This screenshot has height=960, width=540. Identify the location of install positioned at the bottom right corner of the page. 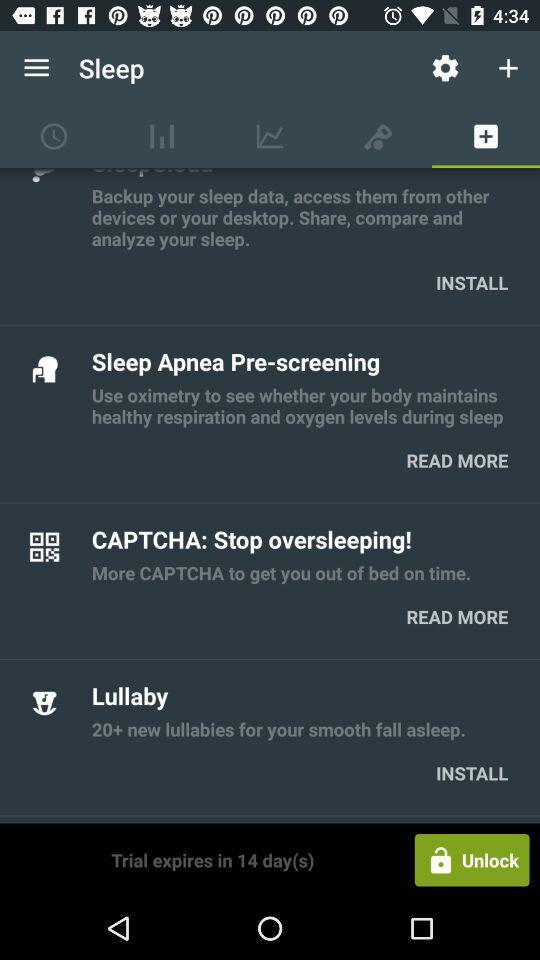
(472, 772).